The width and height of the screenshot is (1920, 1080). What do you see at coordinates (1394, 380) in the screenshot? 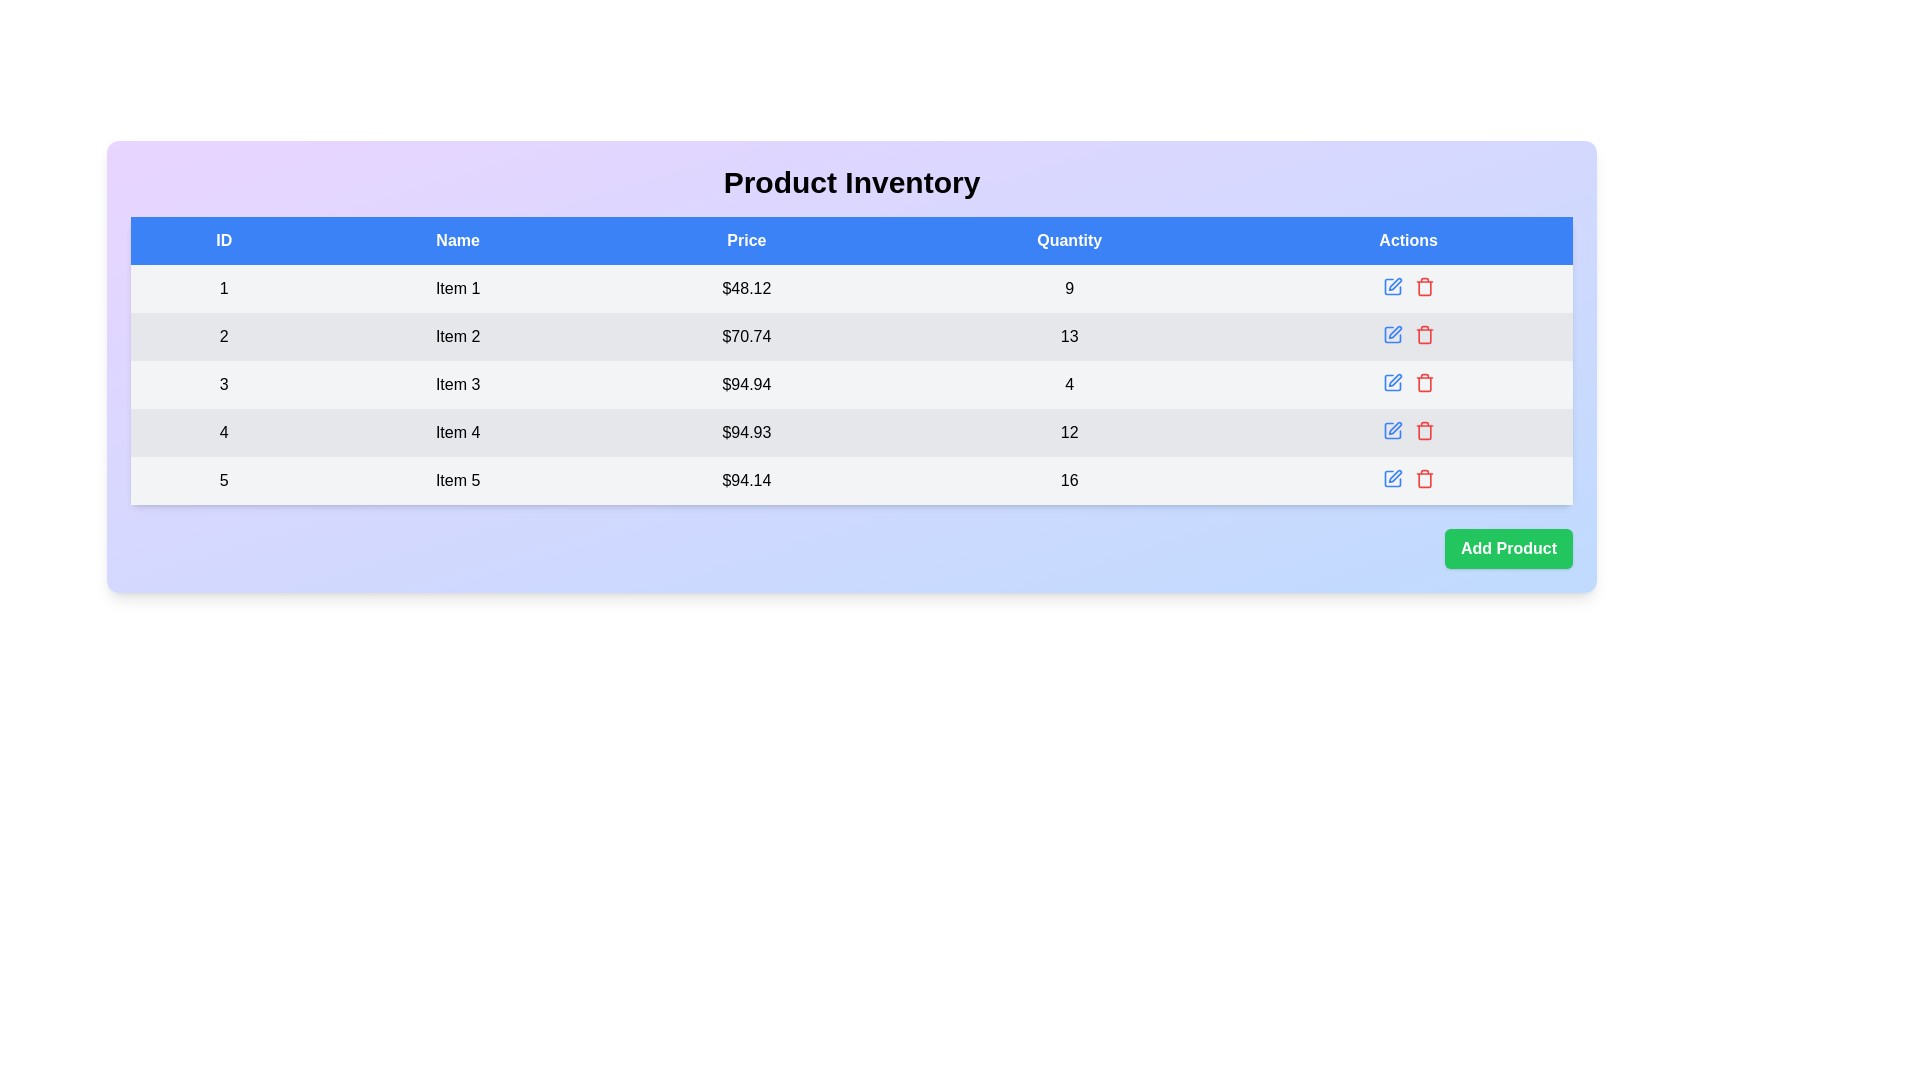
I see `the pen icon button in the Actions column, located in the fourth row, to initiate the editing function` at bounding box center [1394, 380].